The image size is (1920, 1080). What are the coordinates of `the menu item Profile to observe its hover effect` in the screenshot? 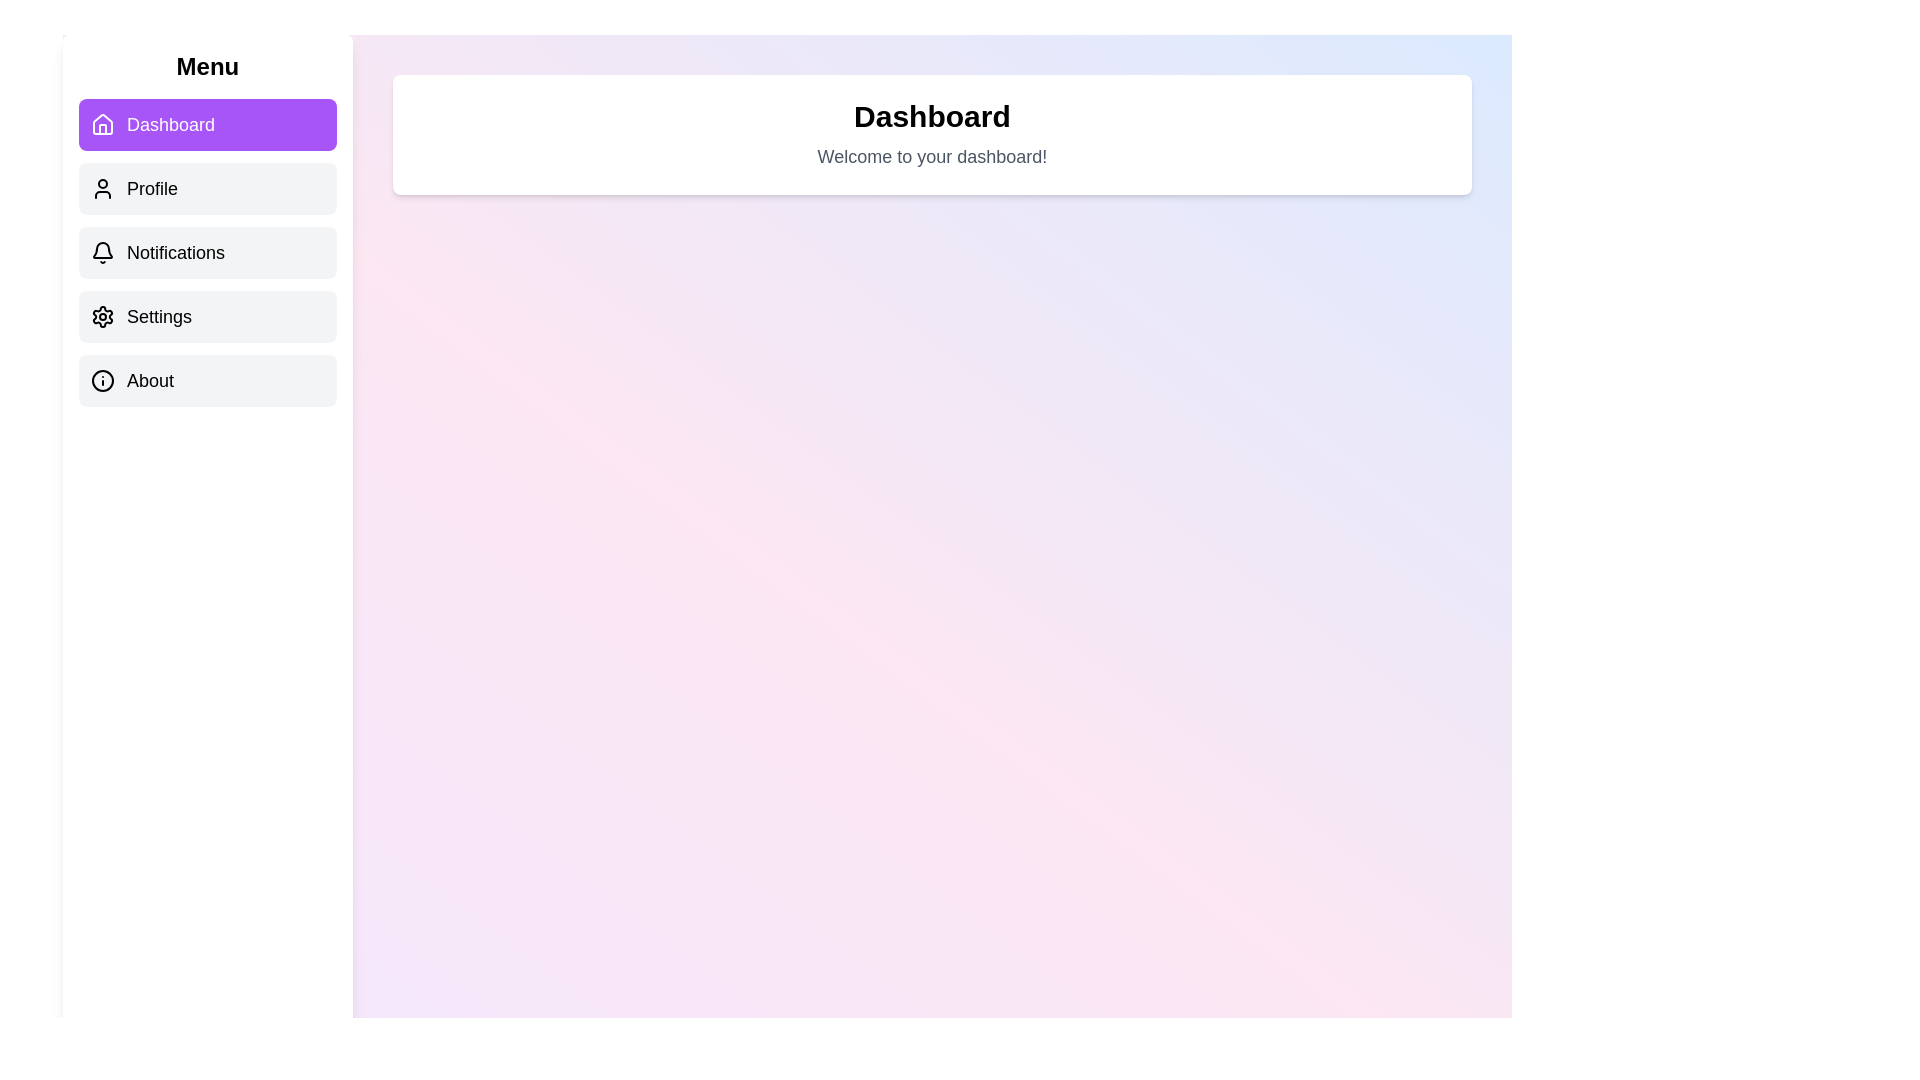 It's located at (207, 189).